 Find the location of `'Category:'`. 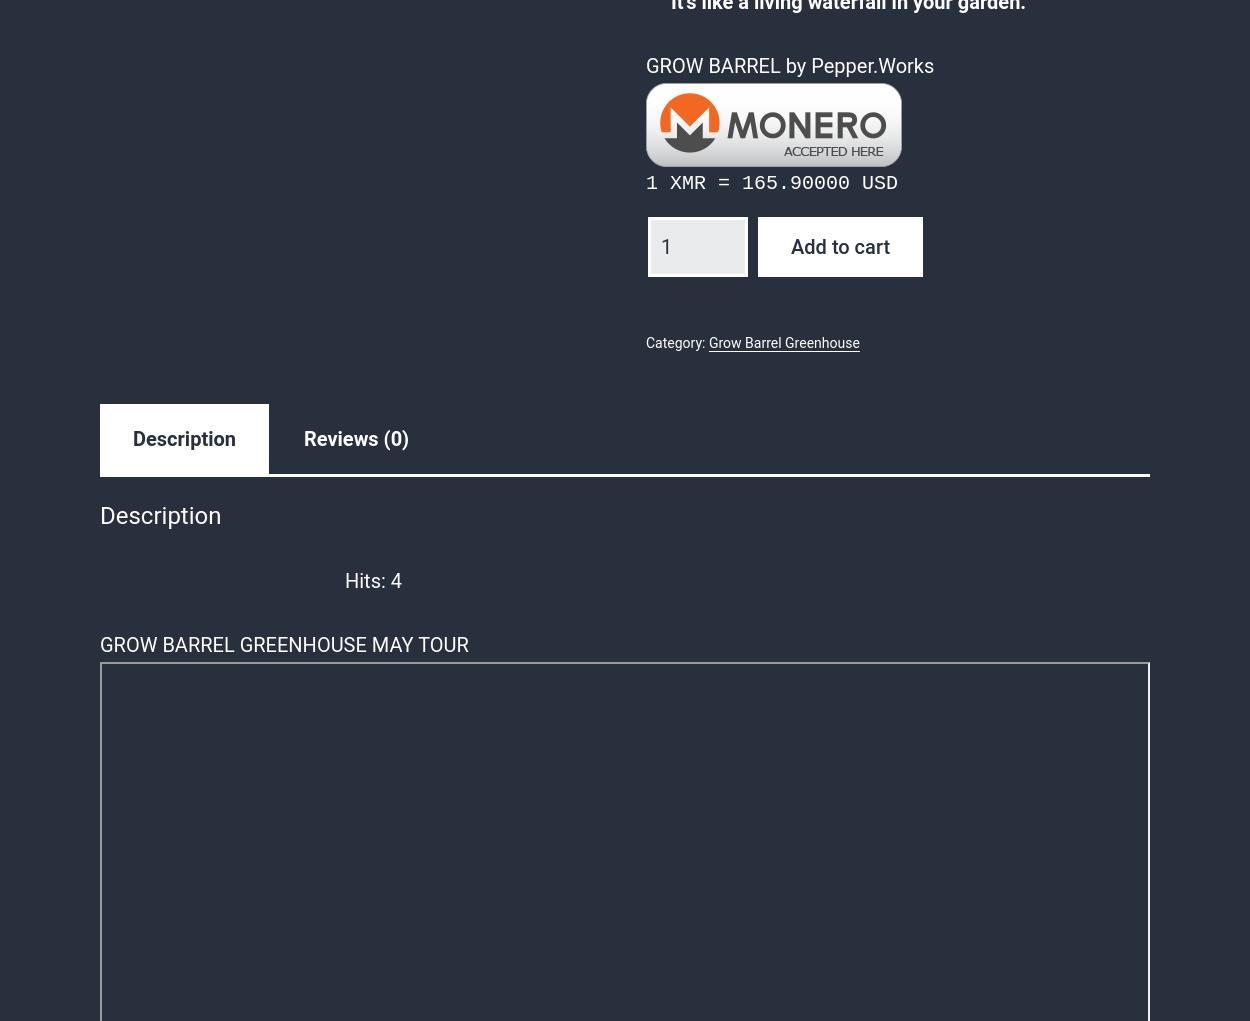

'Category:' is located at coordinates (677, 341).